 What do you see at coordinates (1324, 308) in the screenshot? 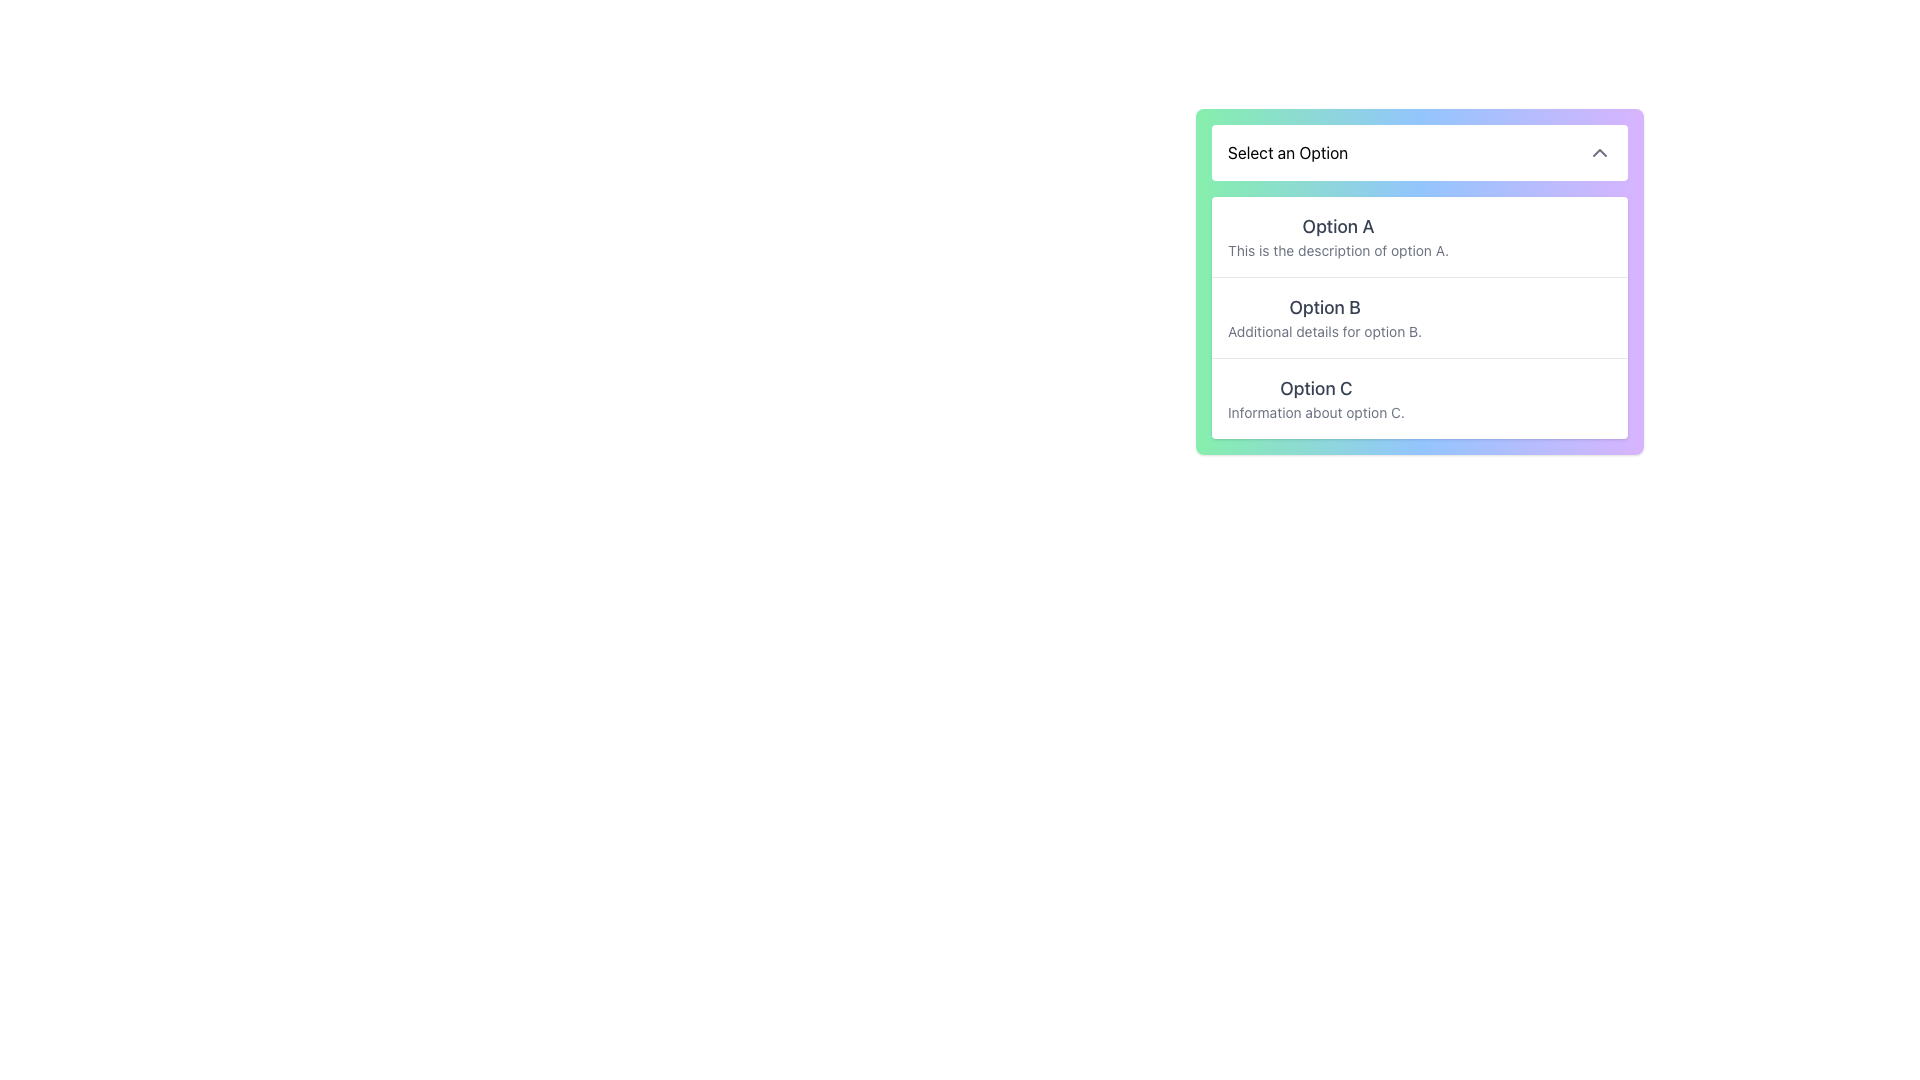
I see `static label displaying 'Option B' which is bold and larger in font size, positioned above the details for option B` at bounding box center [1324, 308].